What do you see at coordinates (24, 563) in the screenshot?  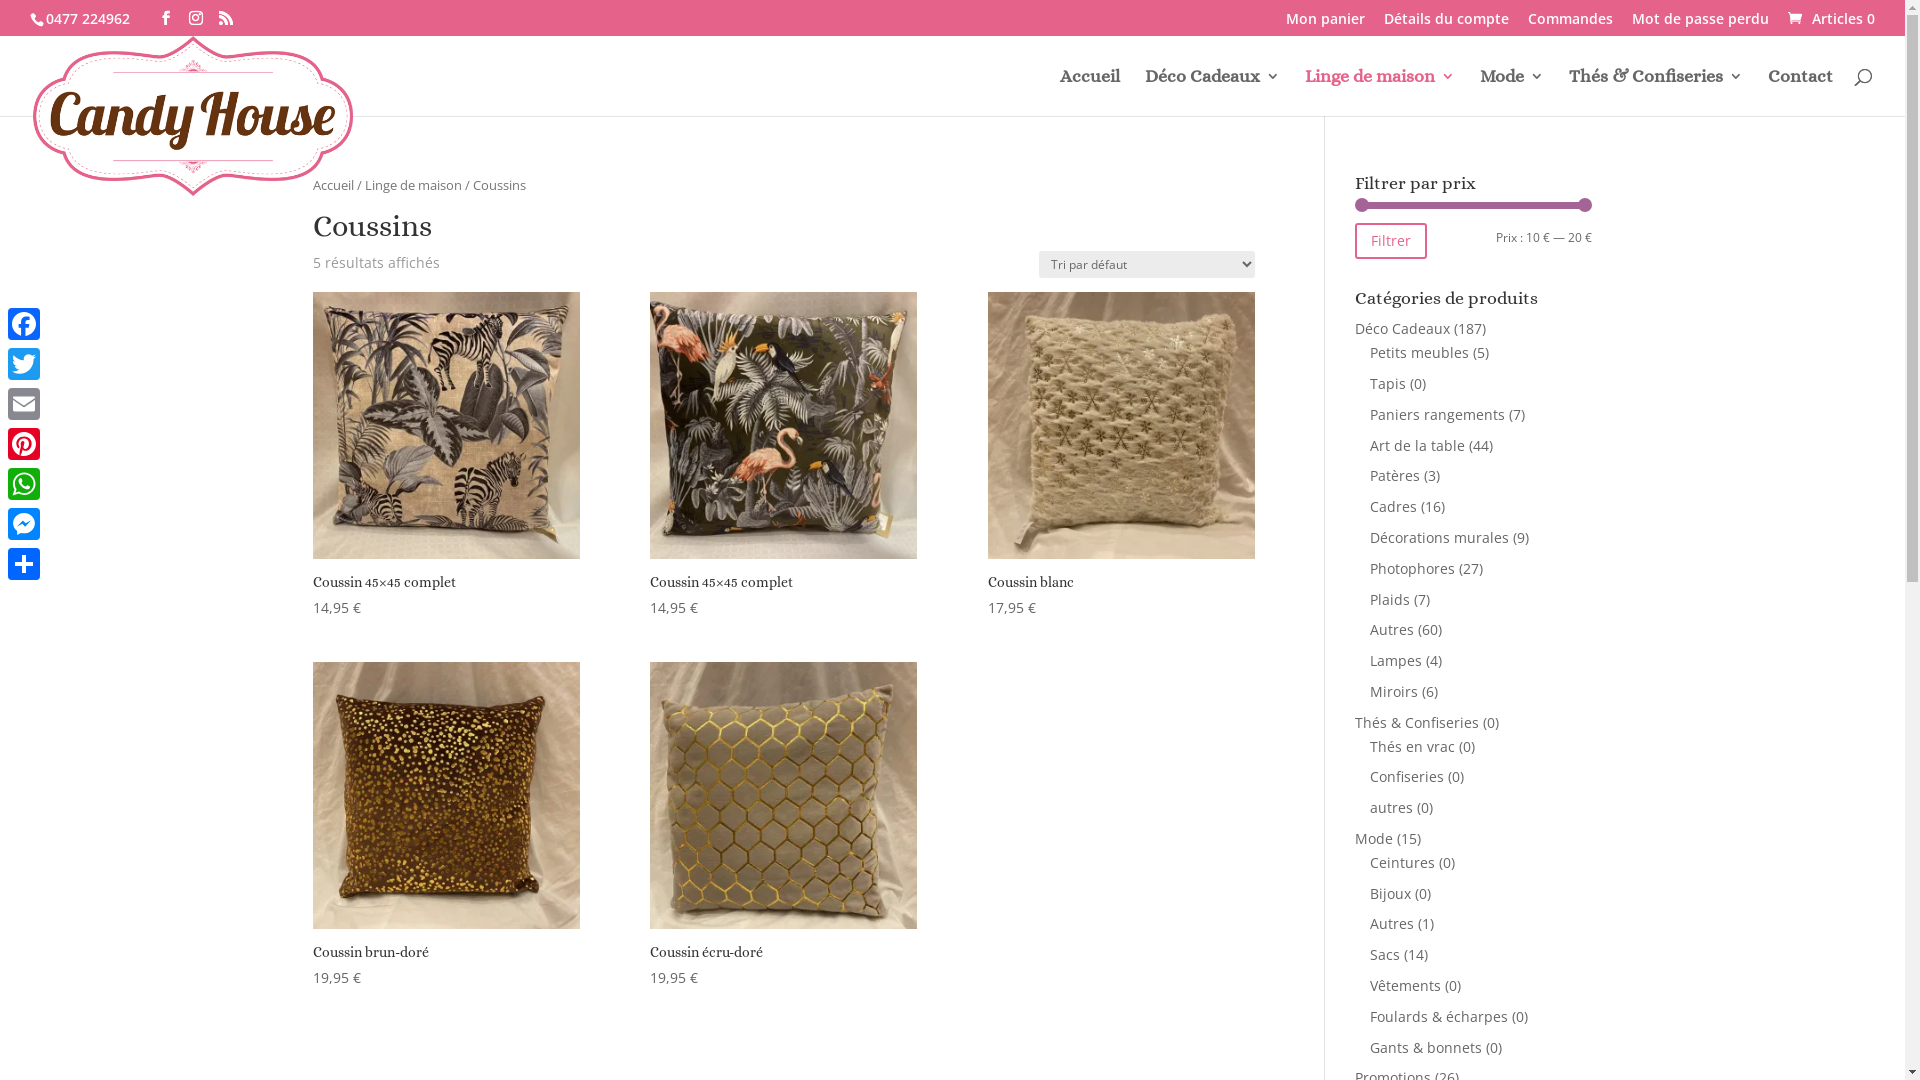 I see `'Share'` at bounding box center [24, 563].